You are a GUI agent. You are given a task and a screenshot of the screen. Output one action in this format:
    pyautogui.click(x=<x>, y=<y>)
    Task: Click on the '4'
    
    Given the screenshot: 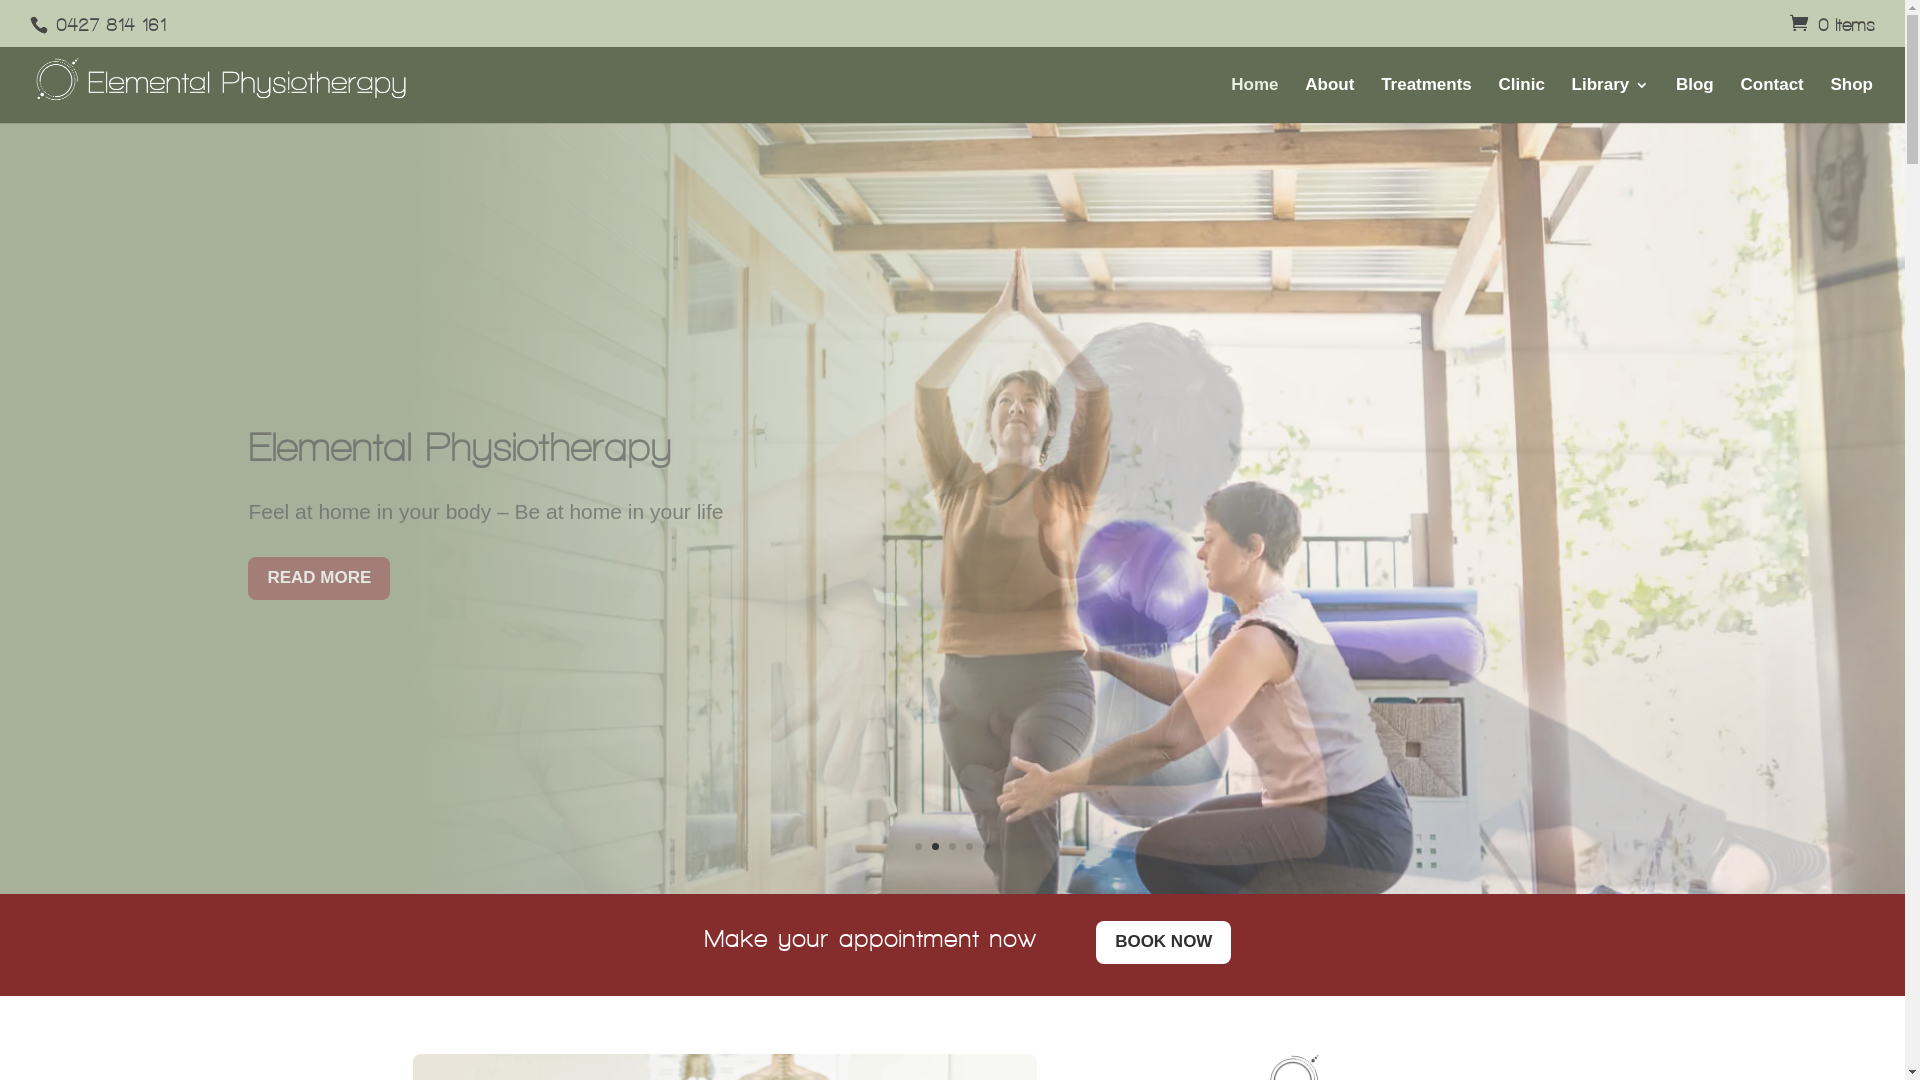 What is the action you would take?
    pyautogui.click(x=969, y=846)
    